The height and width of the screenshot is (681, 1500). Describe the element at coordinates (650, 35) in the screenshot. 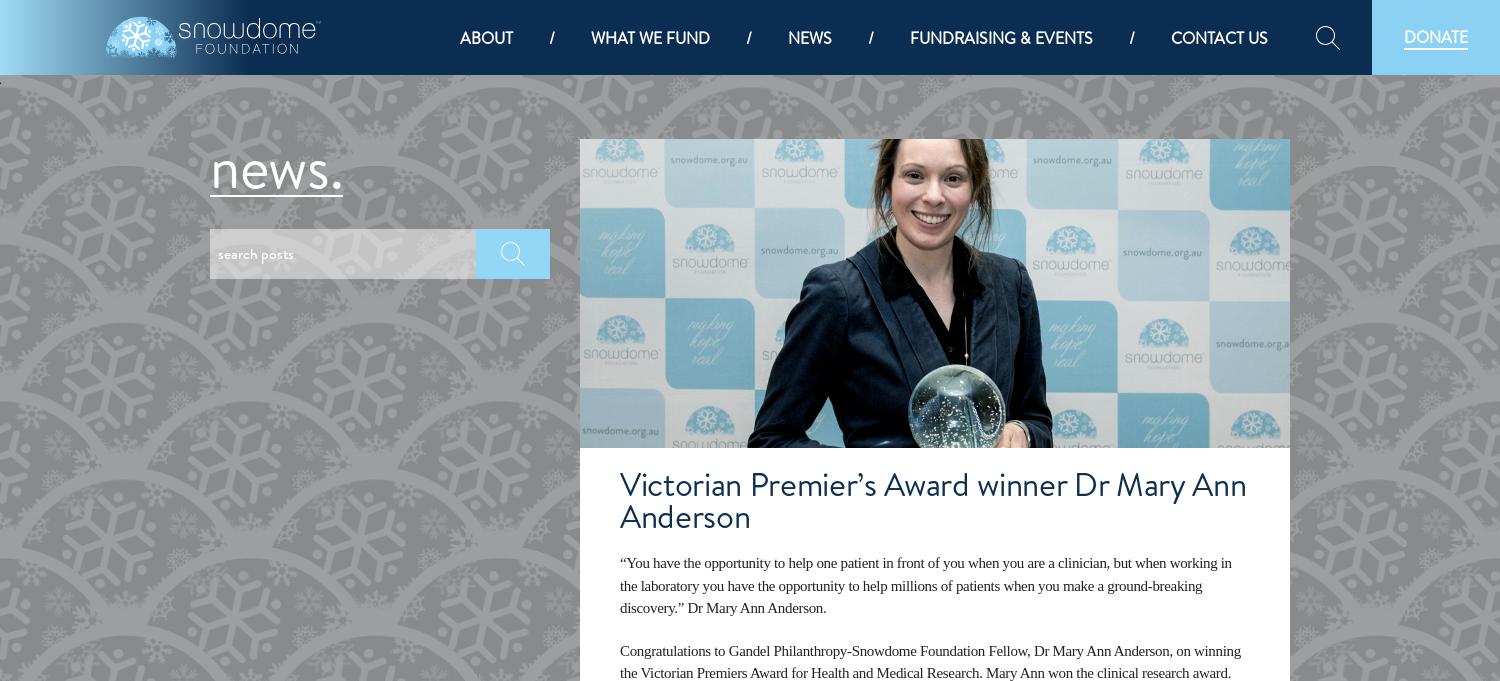

I see `'What we fund'` at that location.